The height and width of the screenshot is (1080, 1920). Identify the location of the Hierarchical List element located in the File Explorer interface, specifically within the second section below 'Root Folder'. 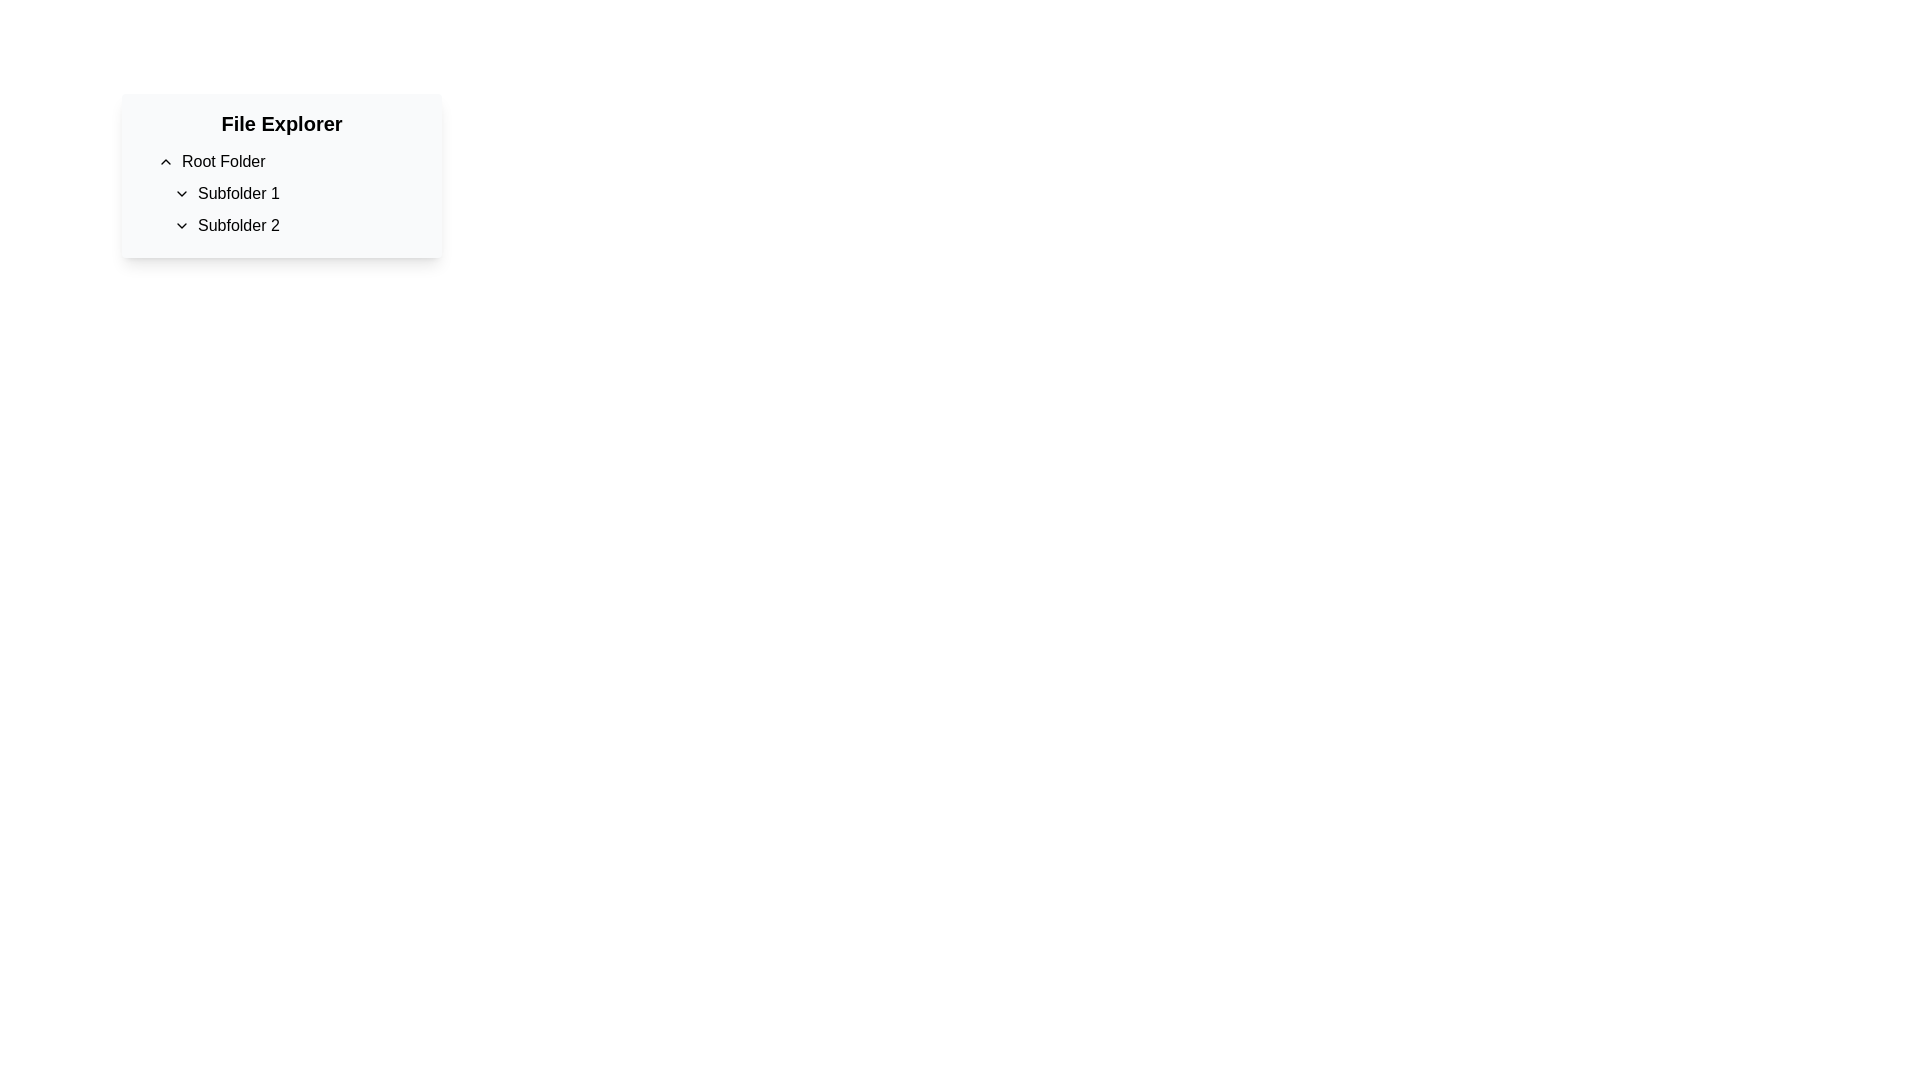
(288, 193).